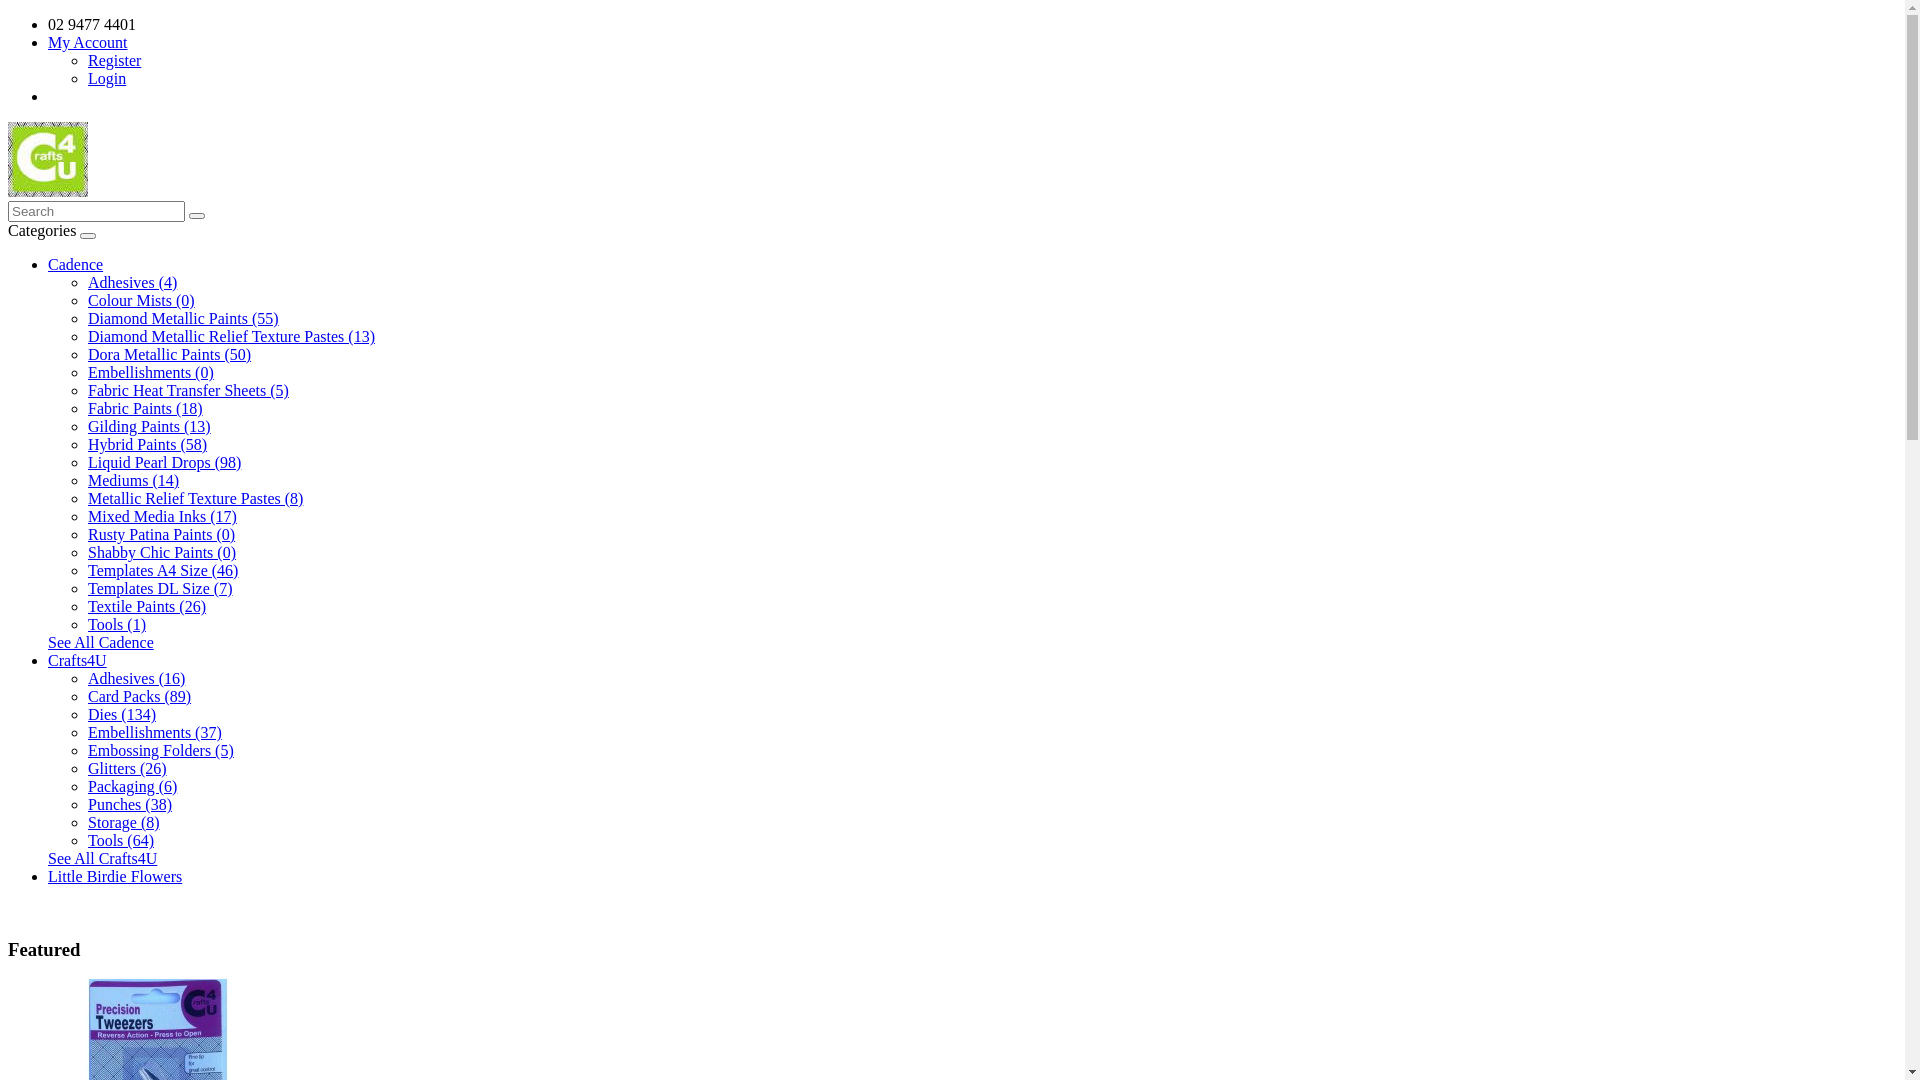 The image size is (1920, 1080). I want to click on 'My Account', so click(48, 42).